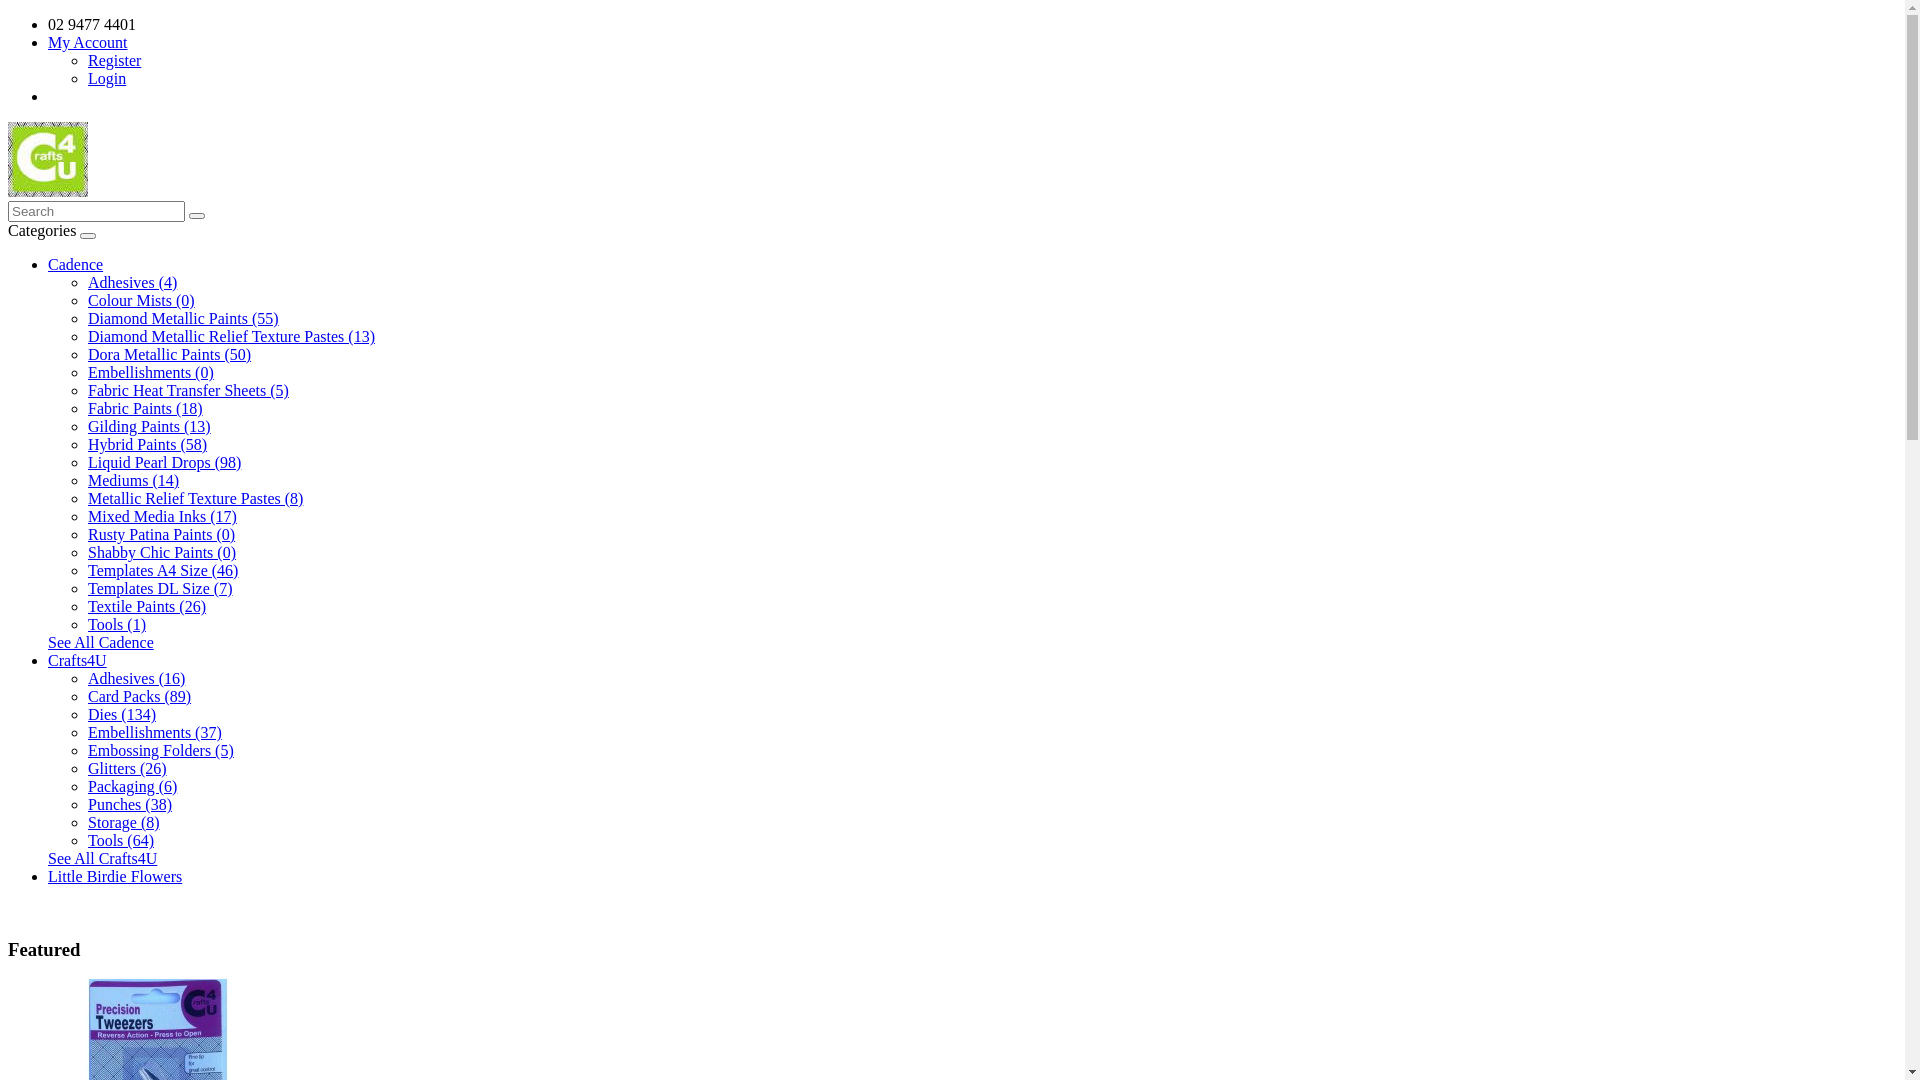 The image size is (1920, 1080). I want to click on 'My Account', so click(48, 42).